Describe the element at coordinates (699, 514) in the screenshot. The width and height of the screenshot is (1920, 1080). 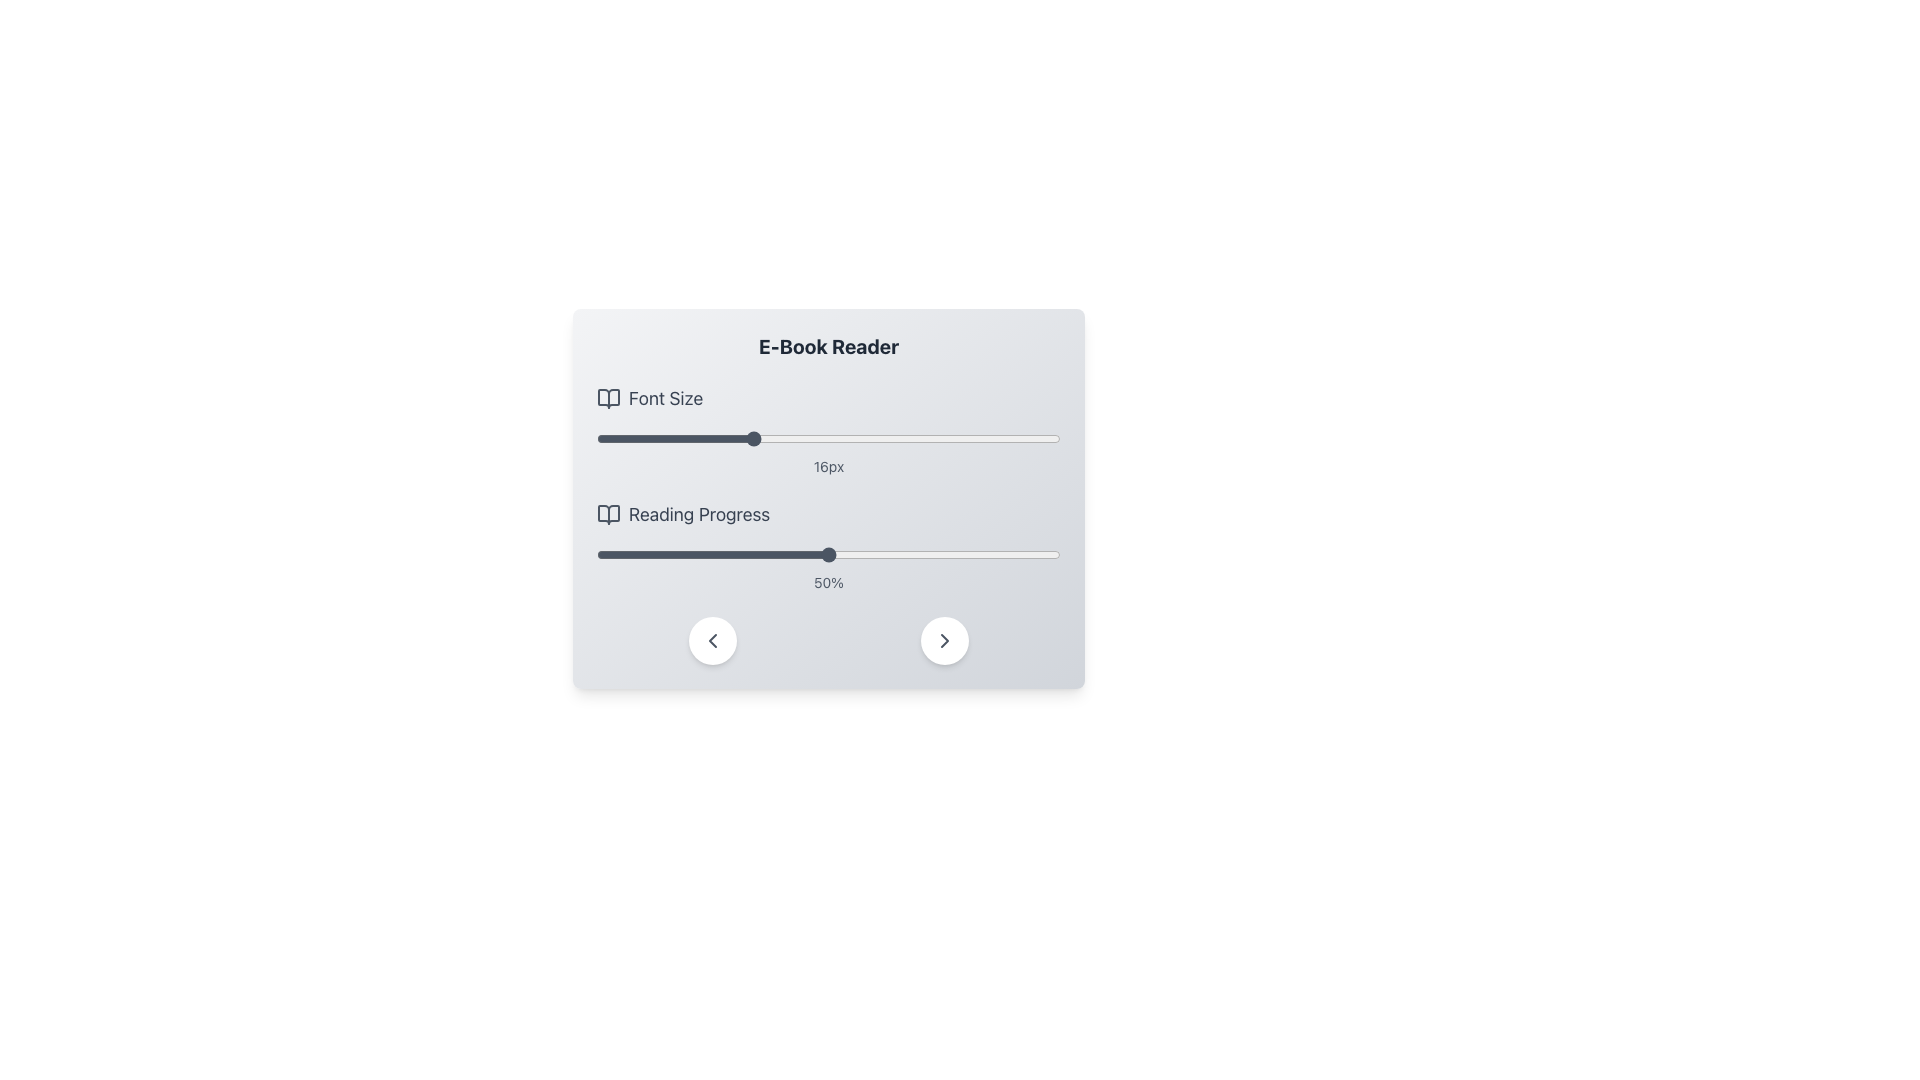
I see `the 'Reading Progress' text label, which is styled in gray and located in the center-left region of the interface, next to an open book icon` at that location.